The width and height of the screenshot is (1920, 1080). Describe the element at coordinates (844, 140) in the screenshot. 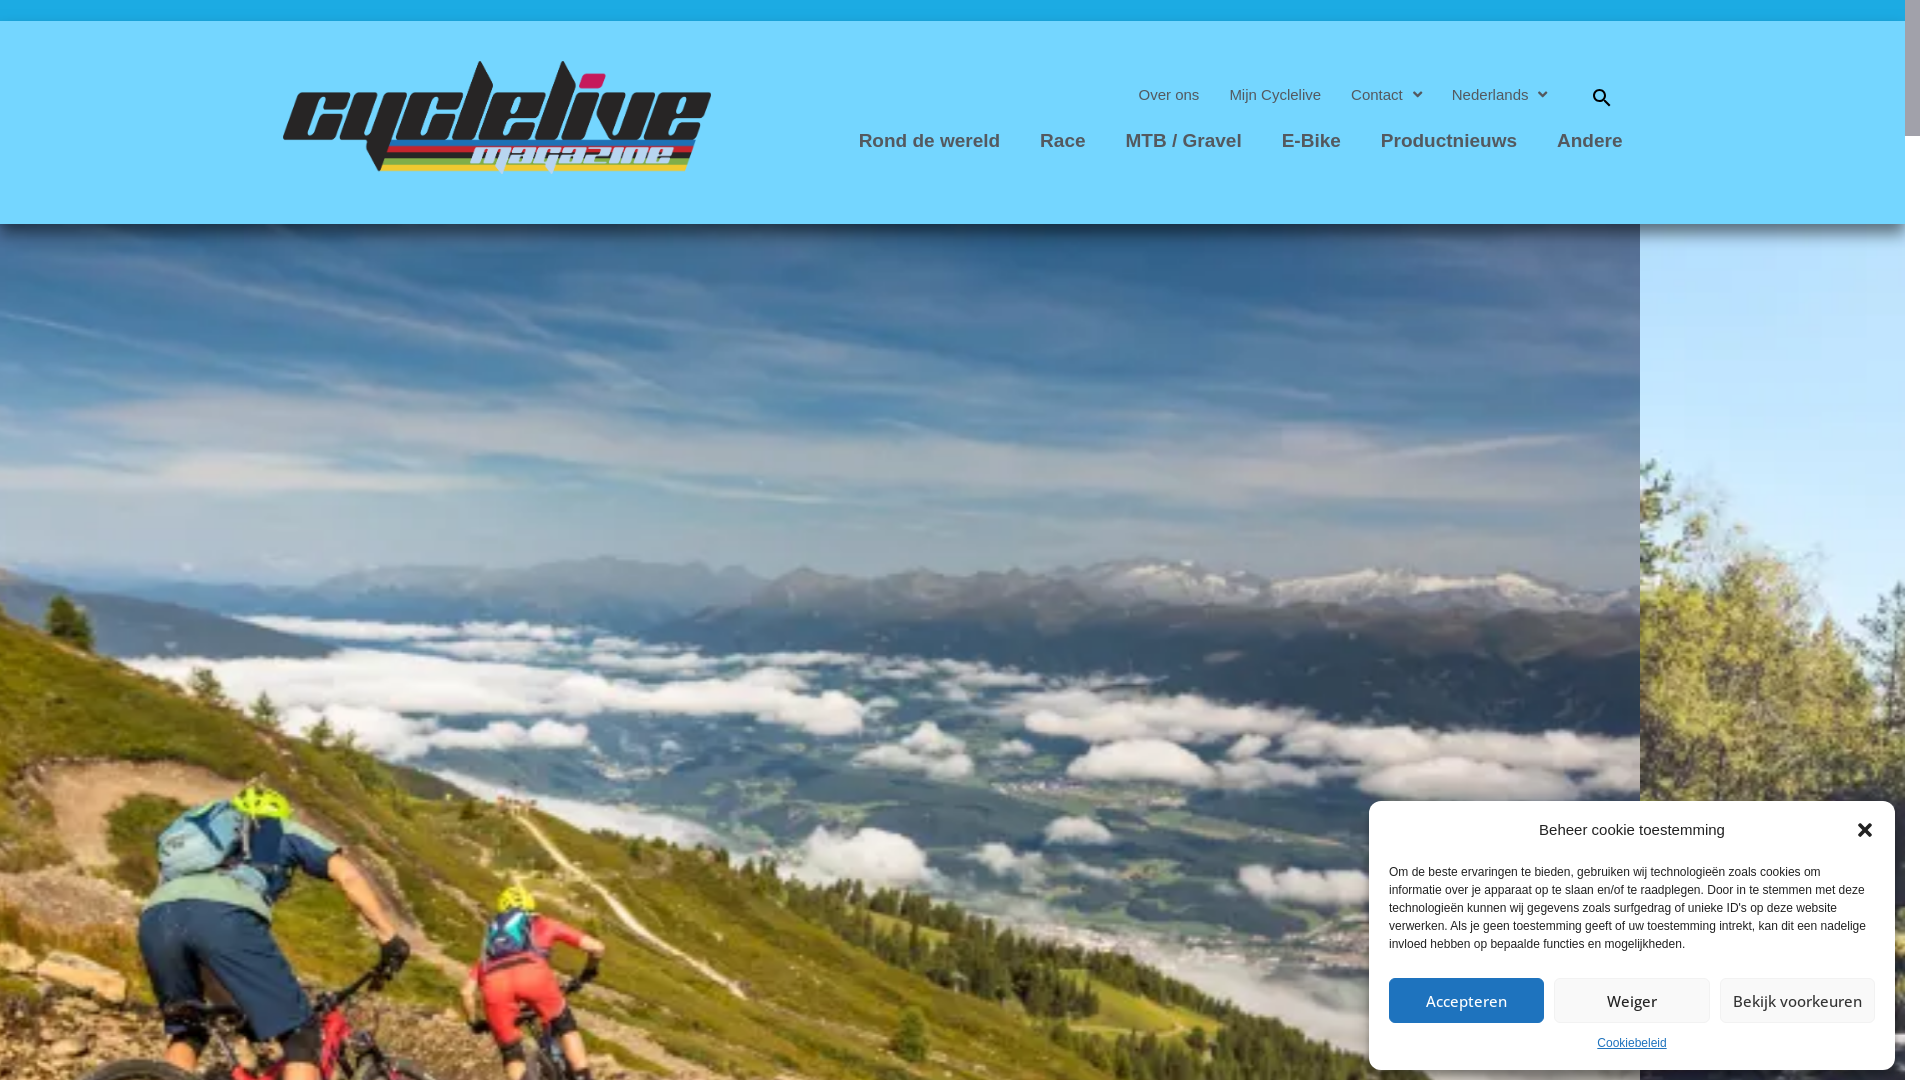

I see `'Rond de wereld'` at that location.